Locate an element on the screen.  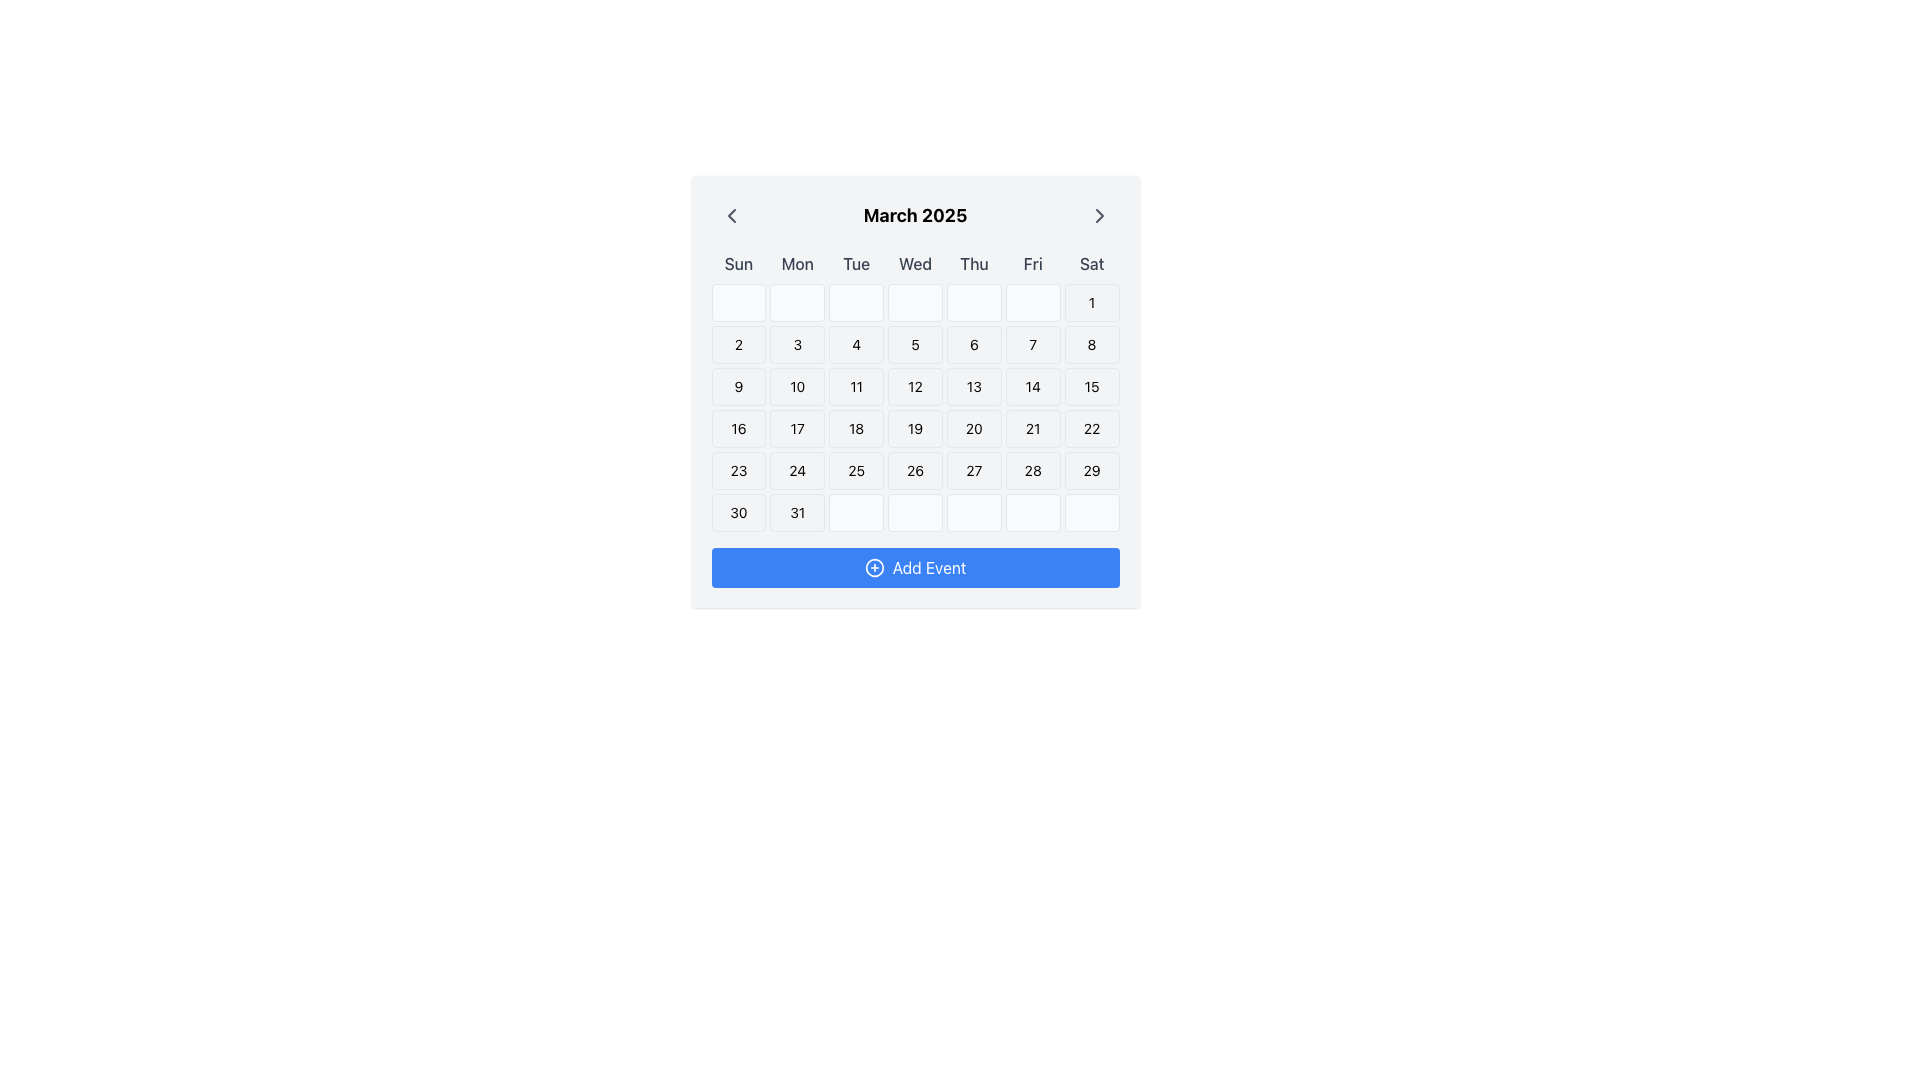
the calendar date cell displaying the text '12' in the fourth row and fifth column is located at coordinates (914, 386).